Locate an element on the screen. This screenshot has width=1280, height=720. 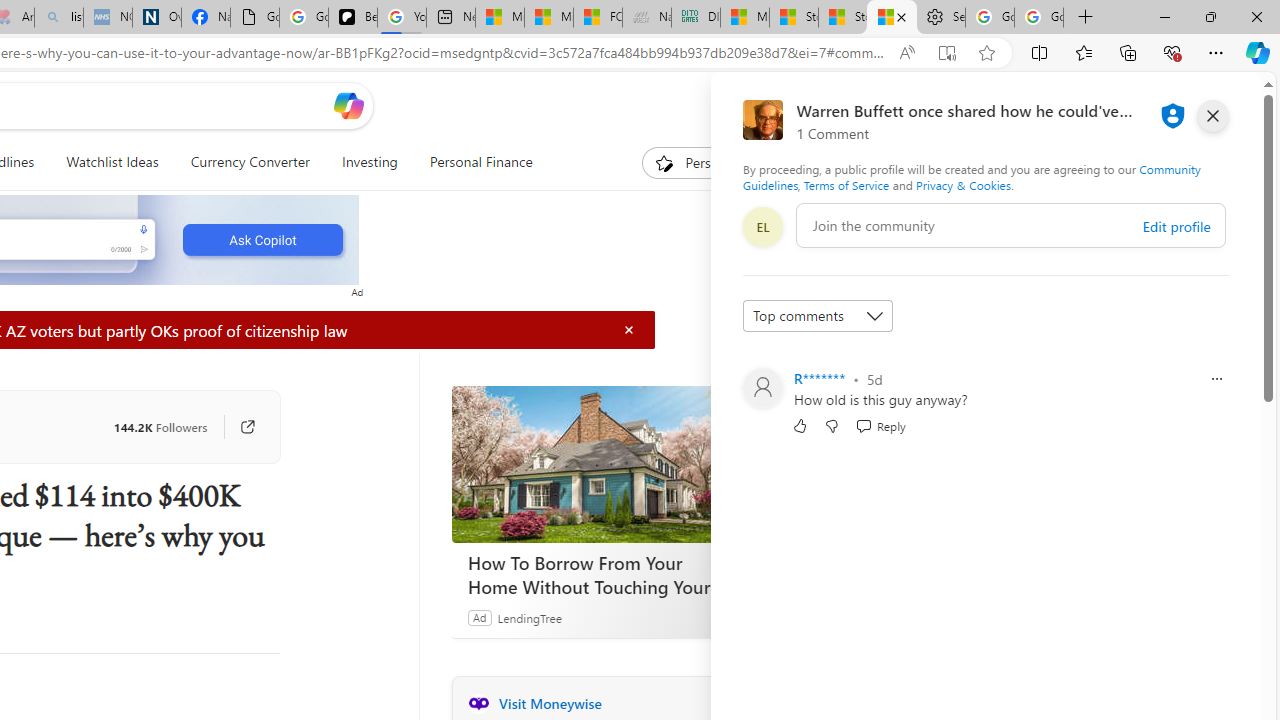
'Profile Picture' is located at coordinates (761, 388).